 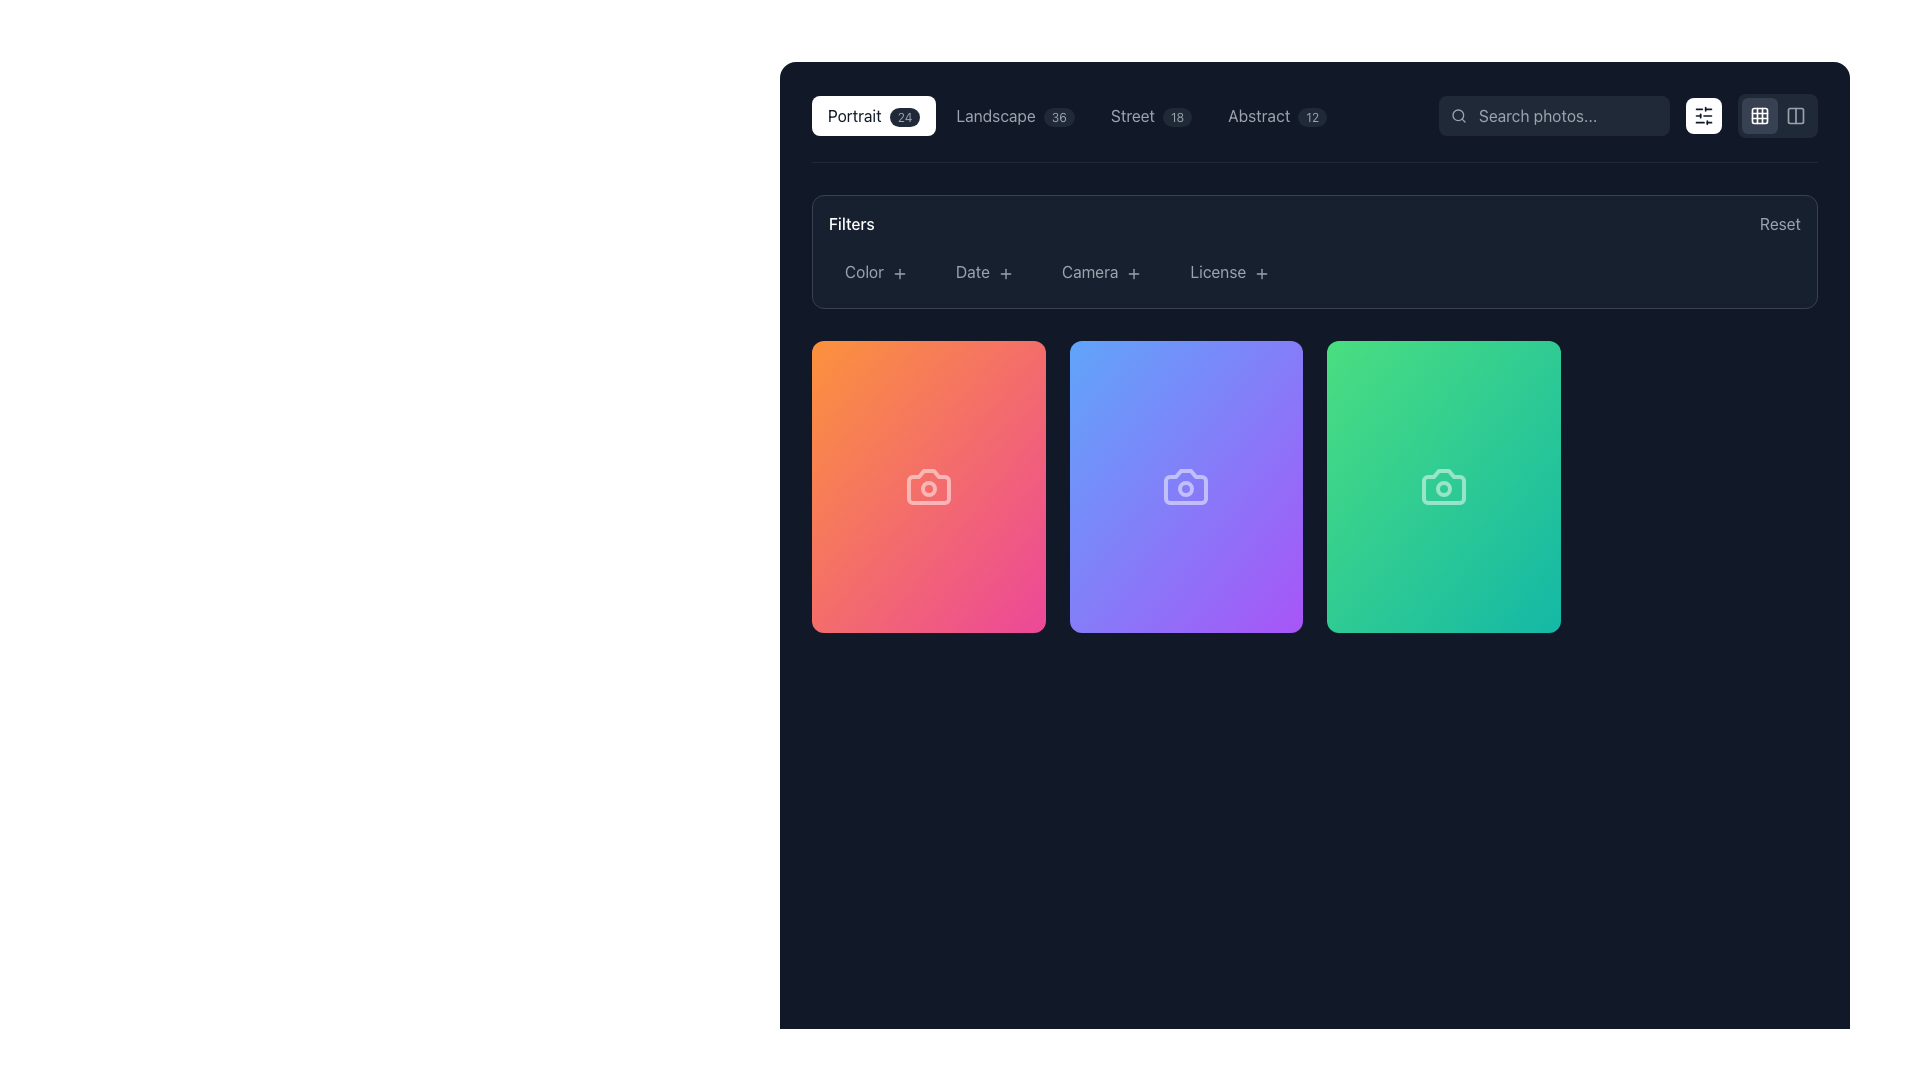 What do you see at coordinates (1058, 117) in the screenshot?
I see `the Text badge that indicates the number of items associated with 'Landscape', located in the top navigation bar to the right of the 'Landscape' label` at bounding box center [1058, 117].